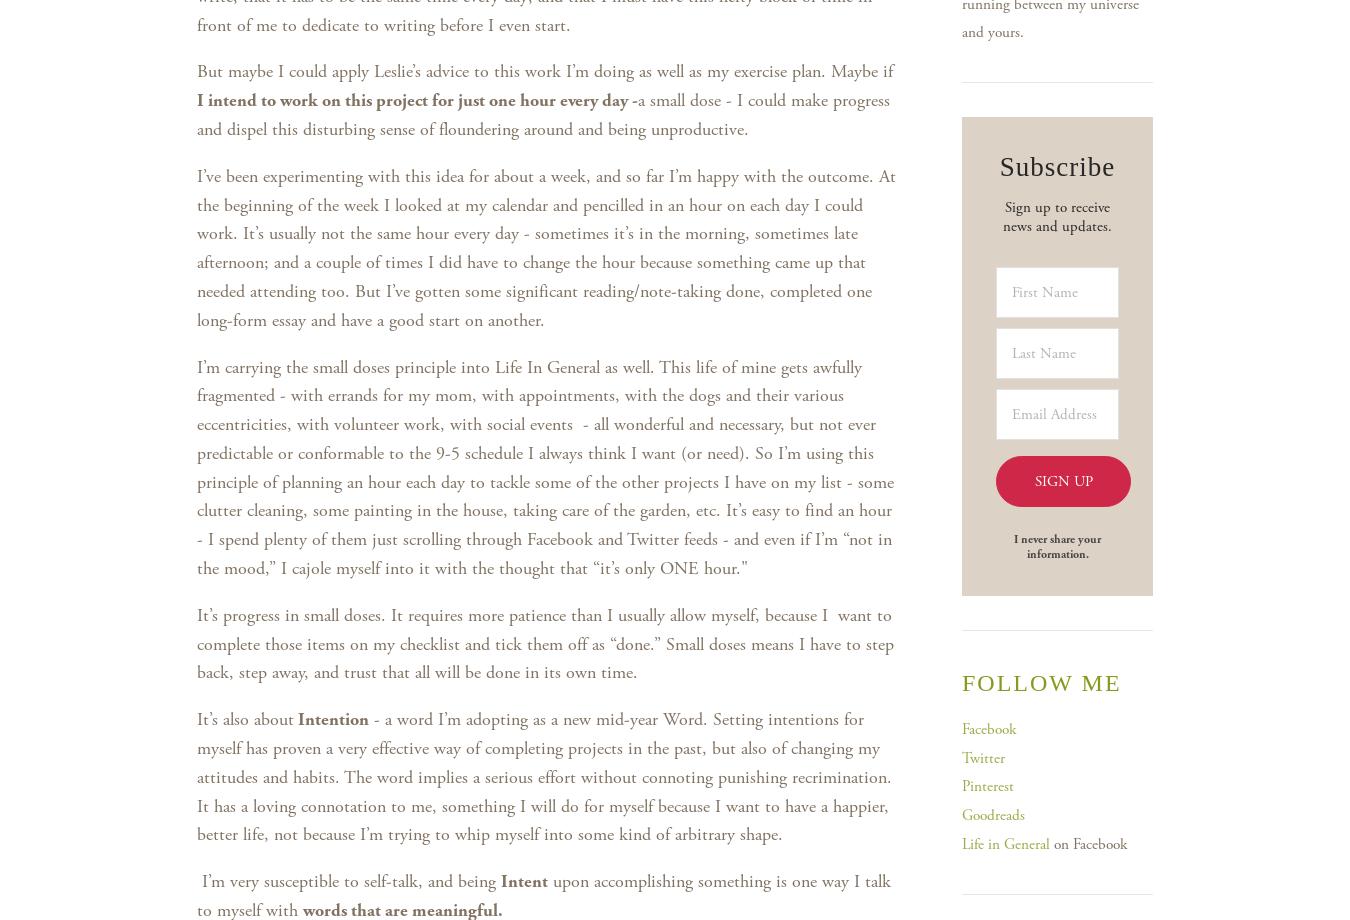 The height and width of the screenshot is (920, 1350). What do you see at coordinates (196, 719) in the screenshot?
I see `'It’s also about'` at bounding box center [196, 719].